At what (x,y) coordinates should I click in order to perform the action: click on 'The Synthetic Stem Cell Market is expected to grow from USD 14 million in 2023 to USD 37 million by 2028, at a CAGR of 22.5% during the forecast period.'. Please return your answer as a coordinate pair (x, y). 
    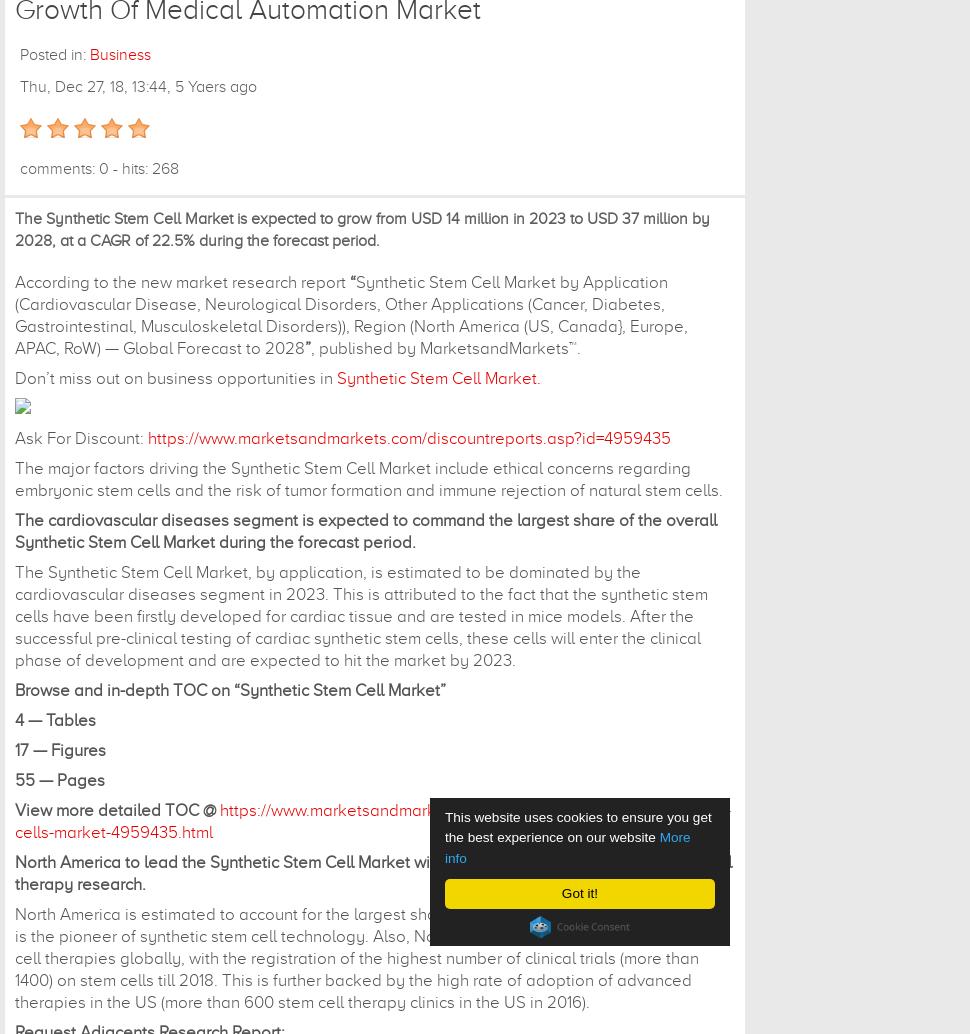
    Looking at the image, I should click on (361, 229).